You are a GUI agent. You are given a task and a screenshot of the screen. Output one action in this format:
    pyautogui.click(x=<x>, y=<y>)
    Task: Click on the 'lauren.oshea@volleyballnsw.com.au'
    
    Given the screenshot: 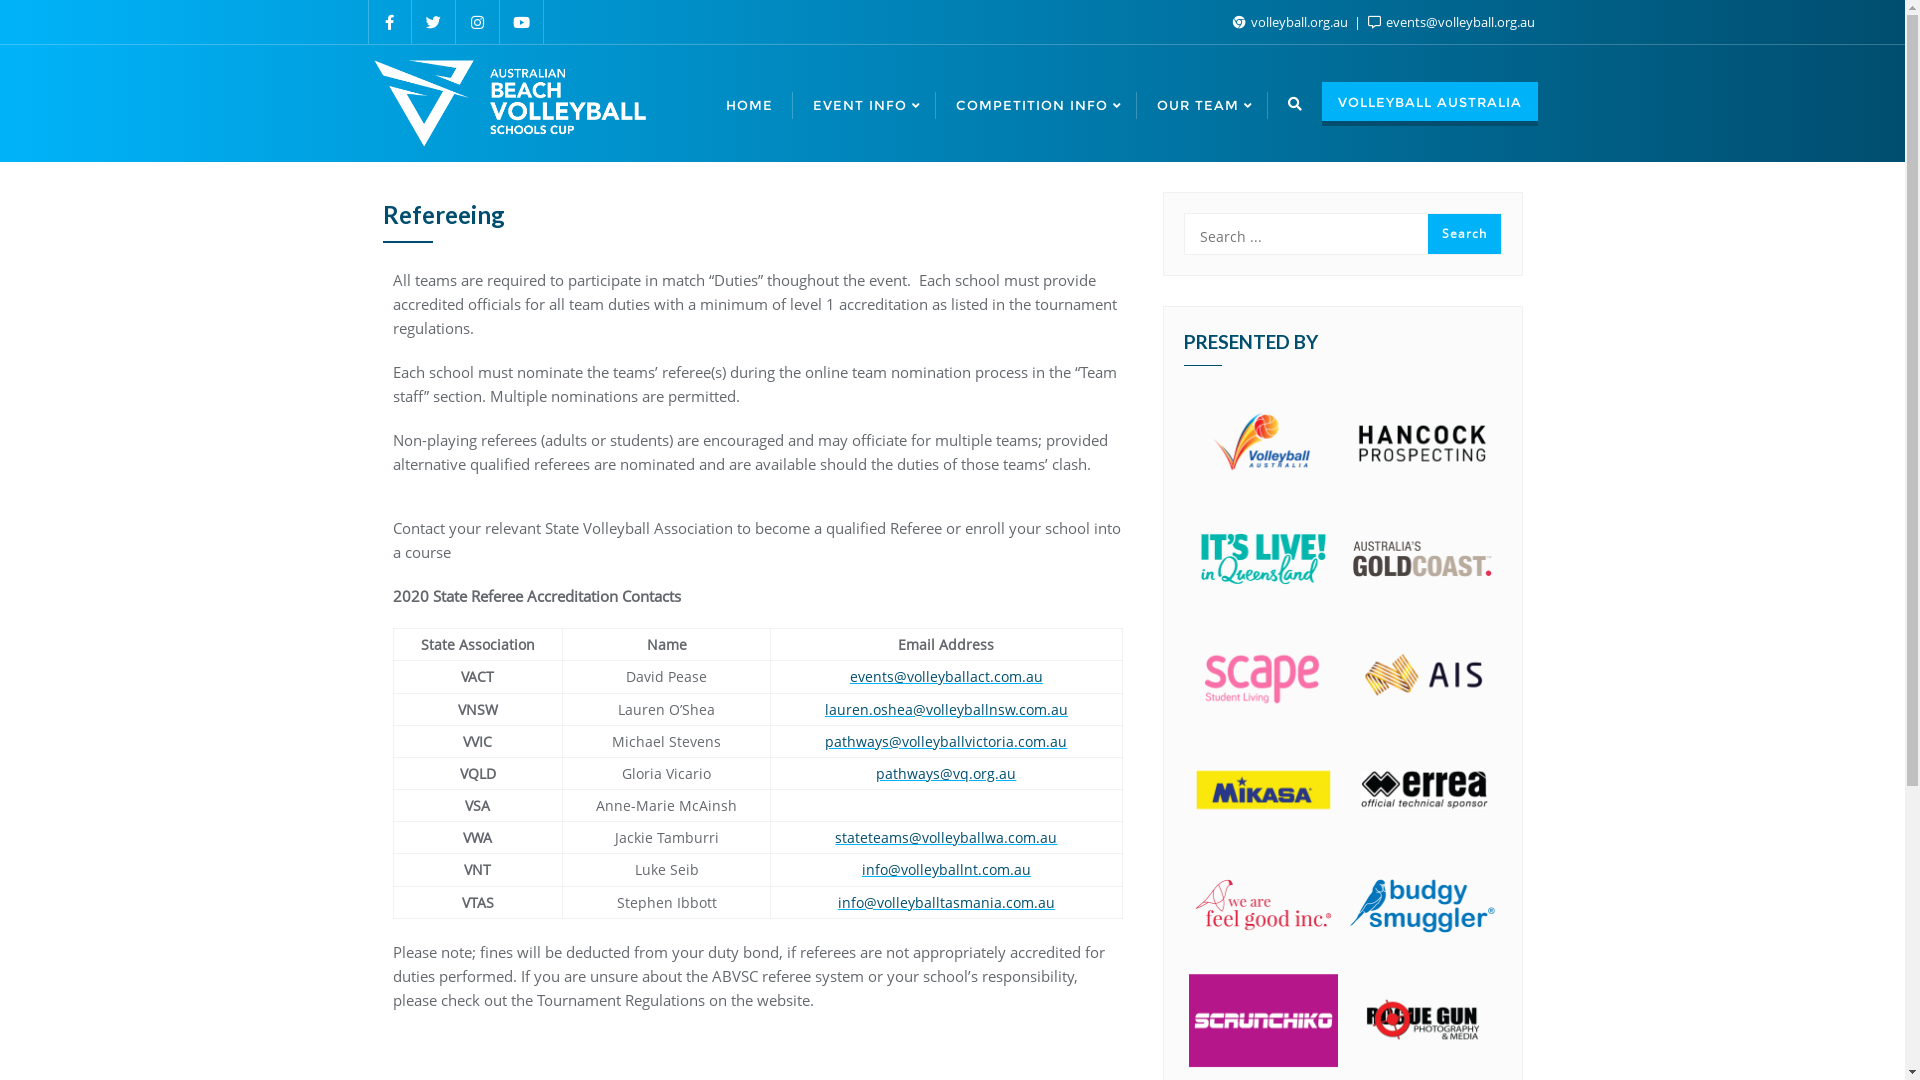 What is the action you would take?
    pyautogui.click(x=945, y=708)
    